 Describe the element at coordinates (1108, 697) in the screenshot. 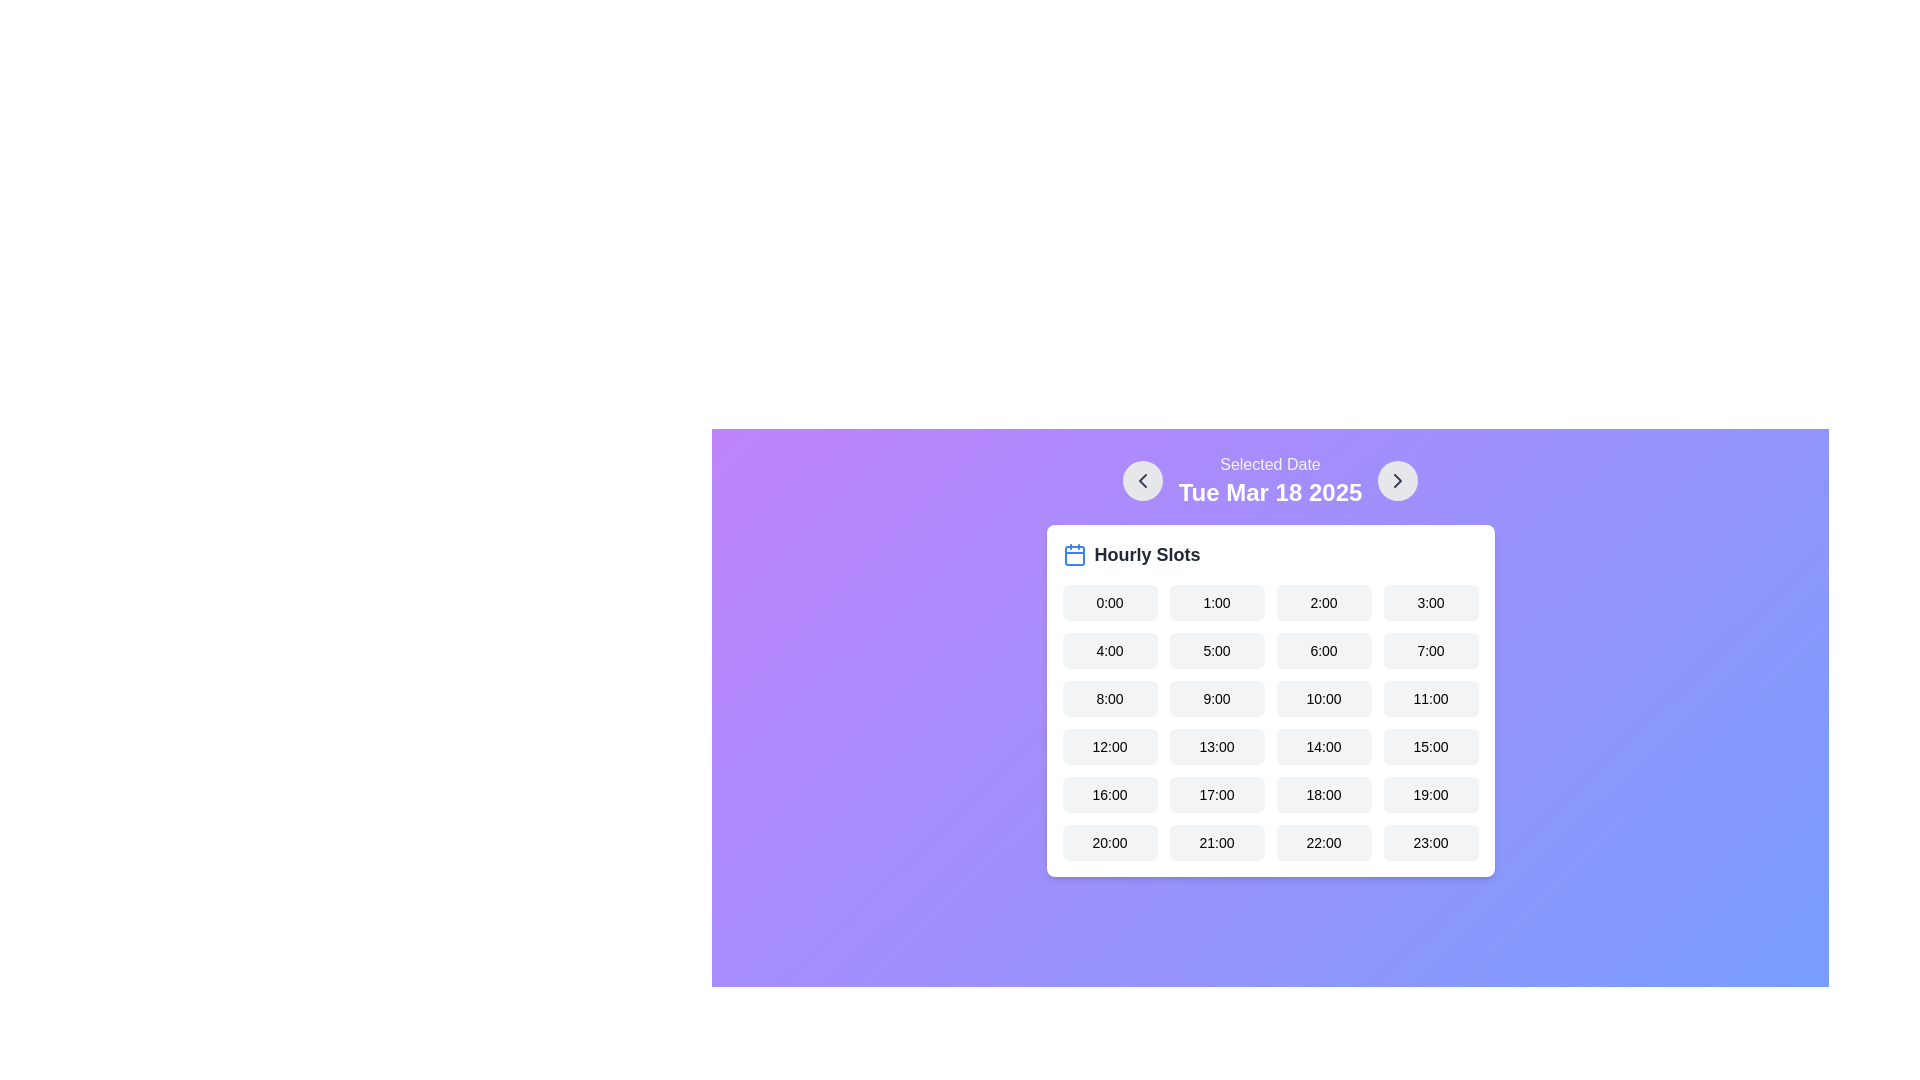

I see `the time slot button labeled '8:00' located in the first item of the third row under the 'Hourly Slots' panel` at that location.